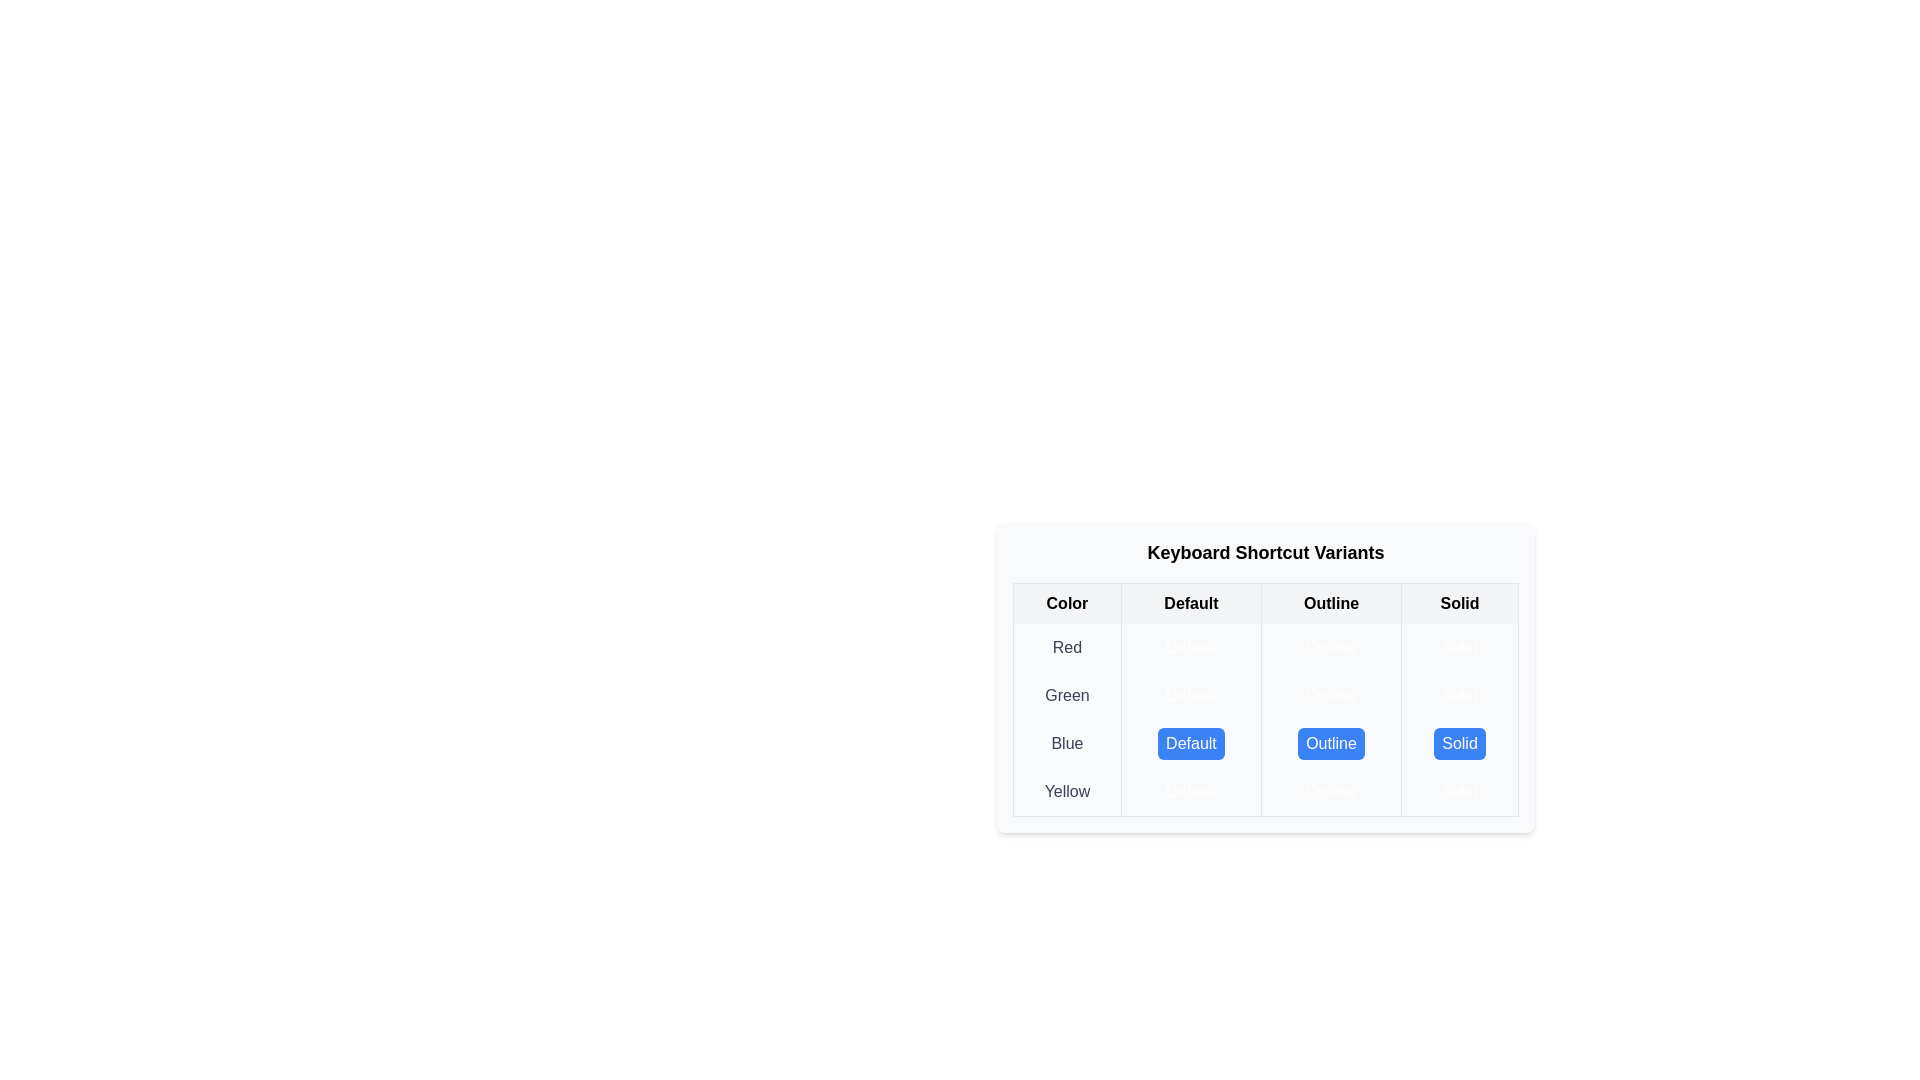 The image size is (1920, 1080). Describe the element at coordinates (1459, 744) in the screenshot. I see `the button representing 'Solid' in the 'Blue' row located at the bottom-right section of the table` at that location.